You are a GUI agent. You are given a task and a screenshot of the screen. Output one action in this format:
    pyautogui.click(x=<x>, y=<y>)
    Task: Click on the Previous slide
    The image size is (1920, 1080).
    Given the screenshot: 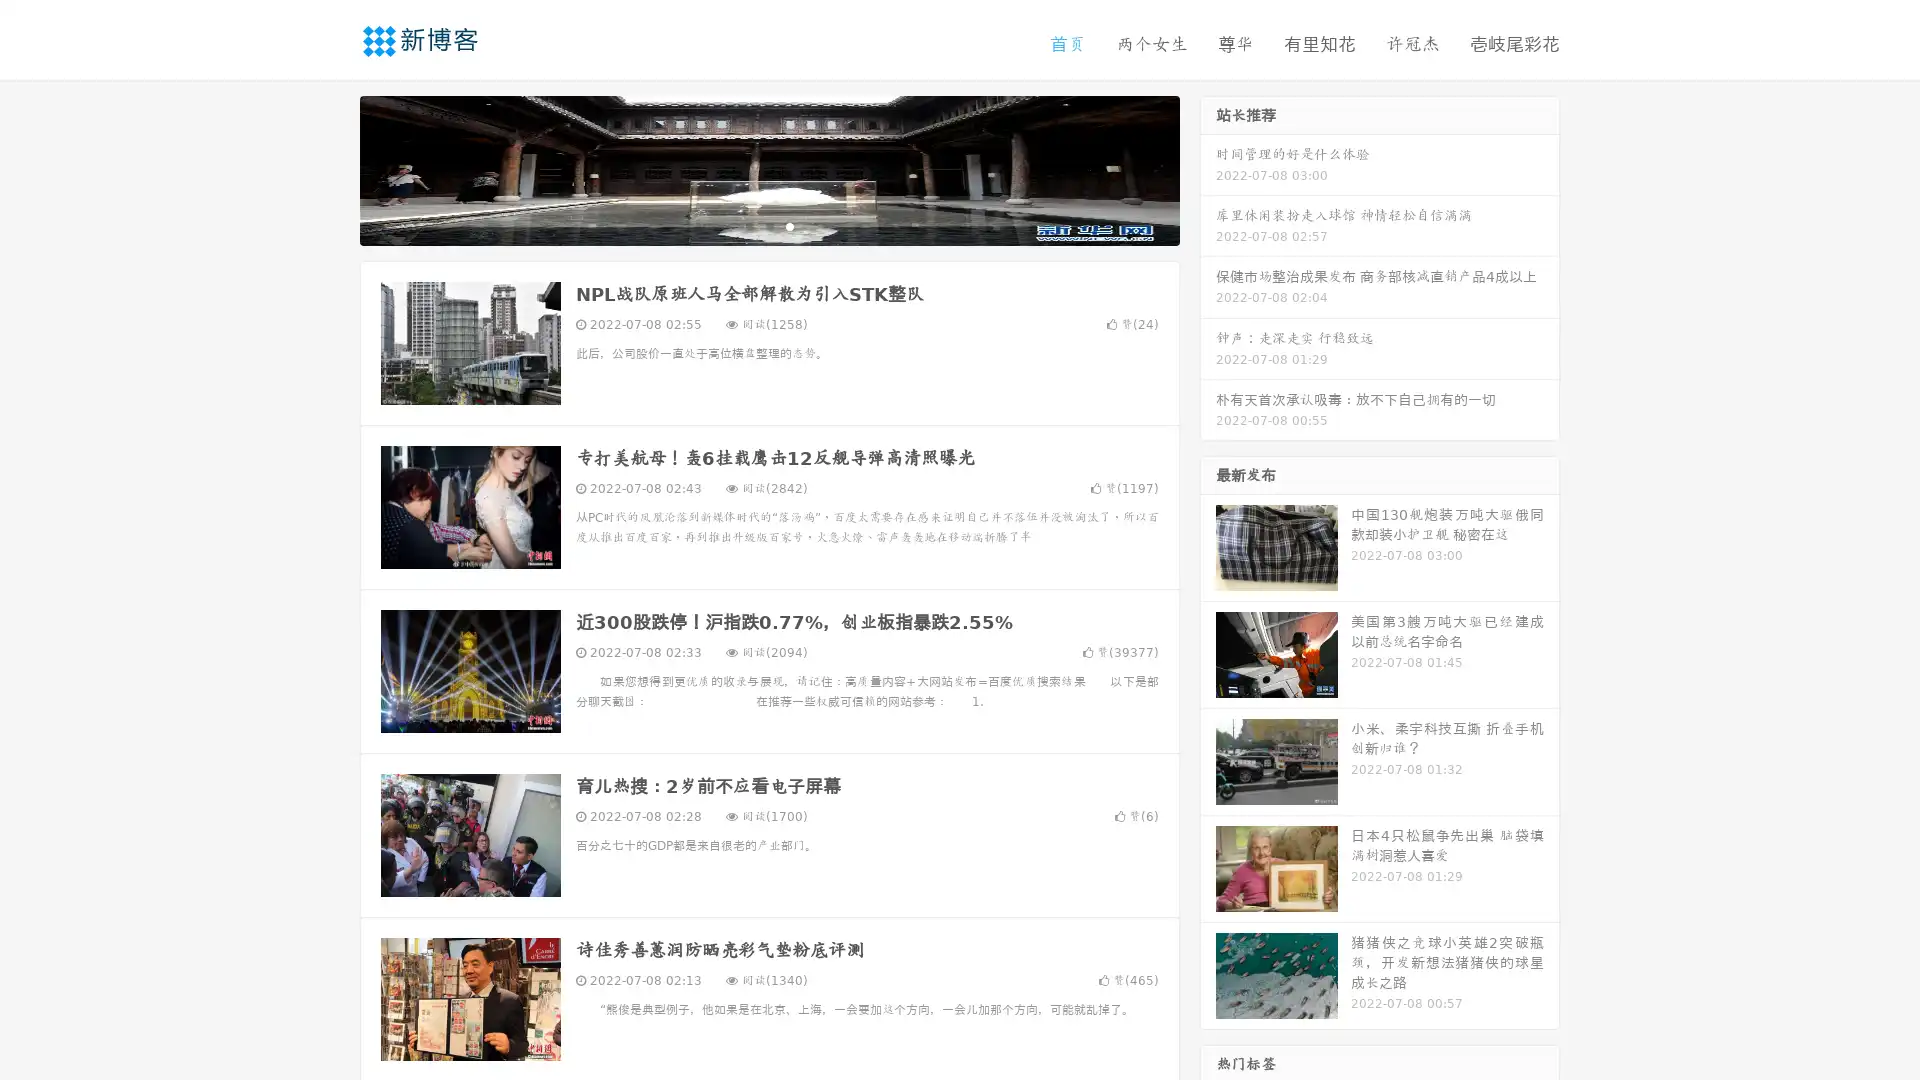 What is the action you would take?
    pyautogui.click(x=330, y=168)
    